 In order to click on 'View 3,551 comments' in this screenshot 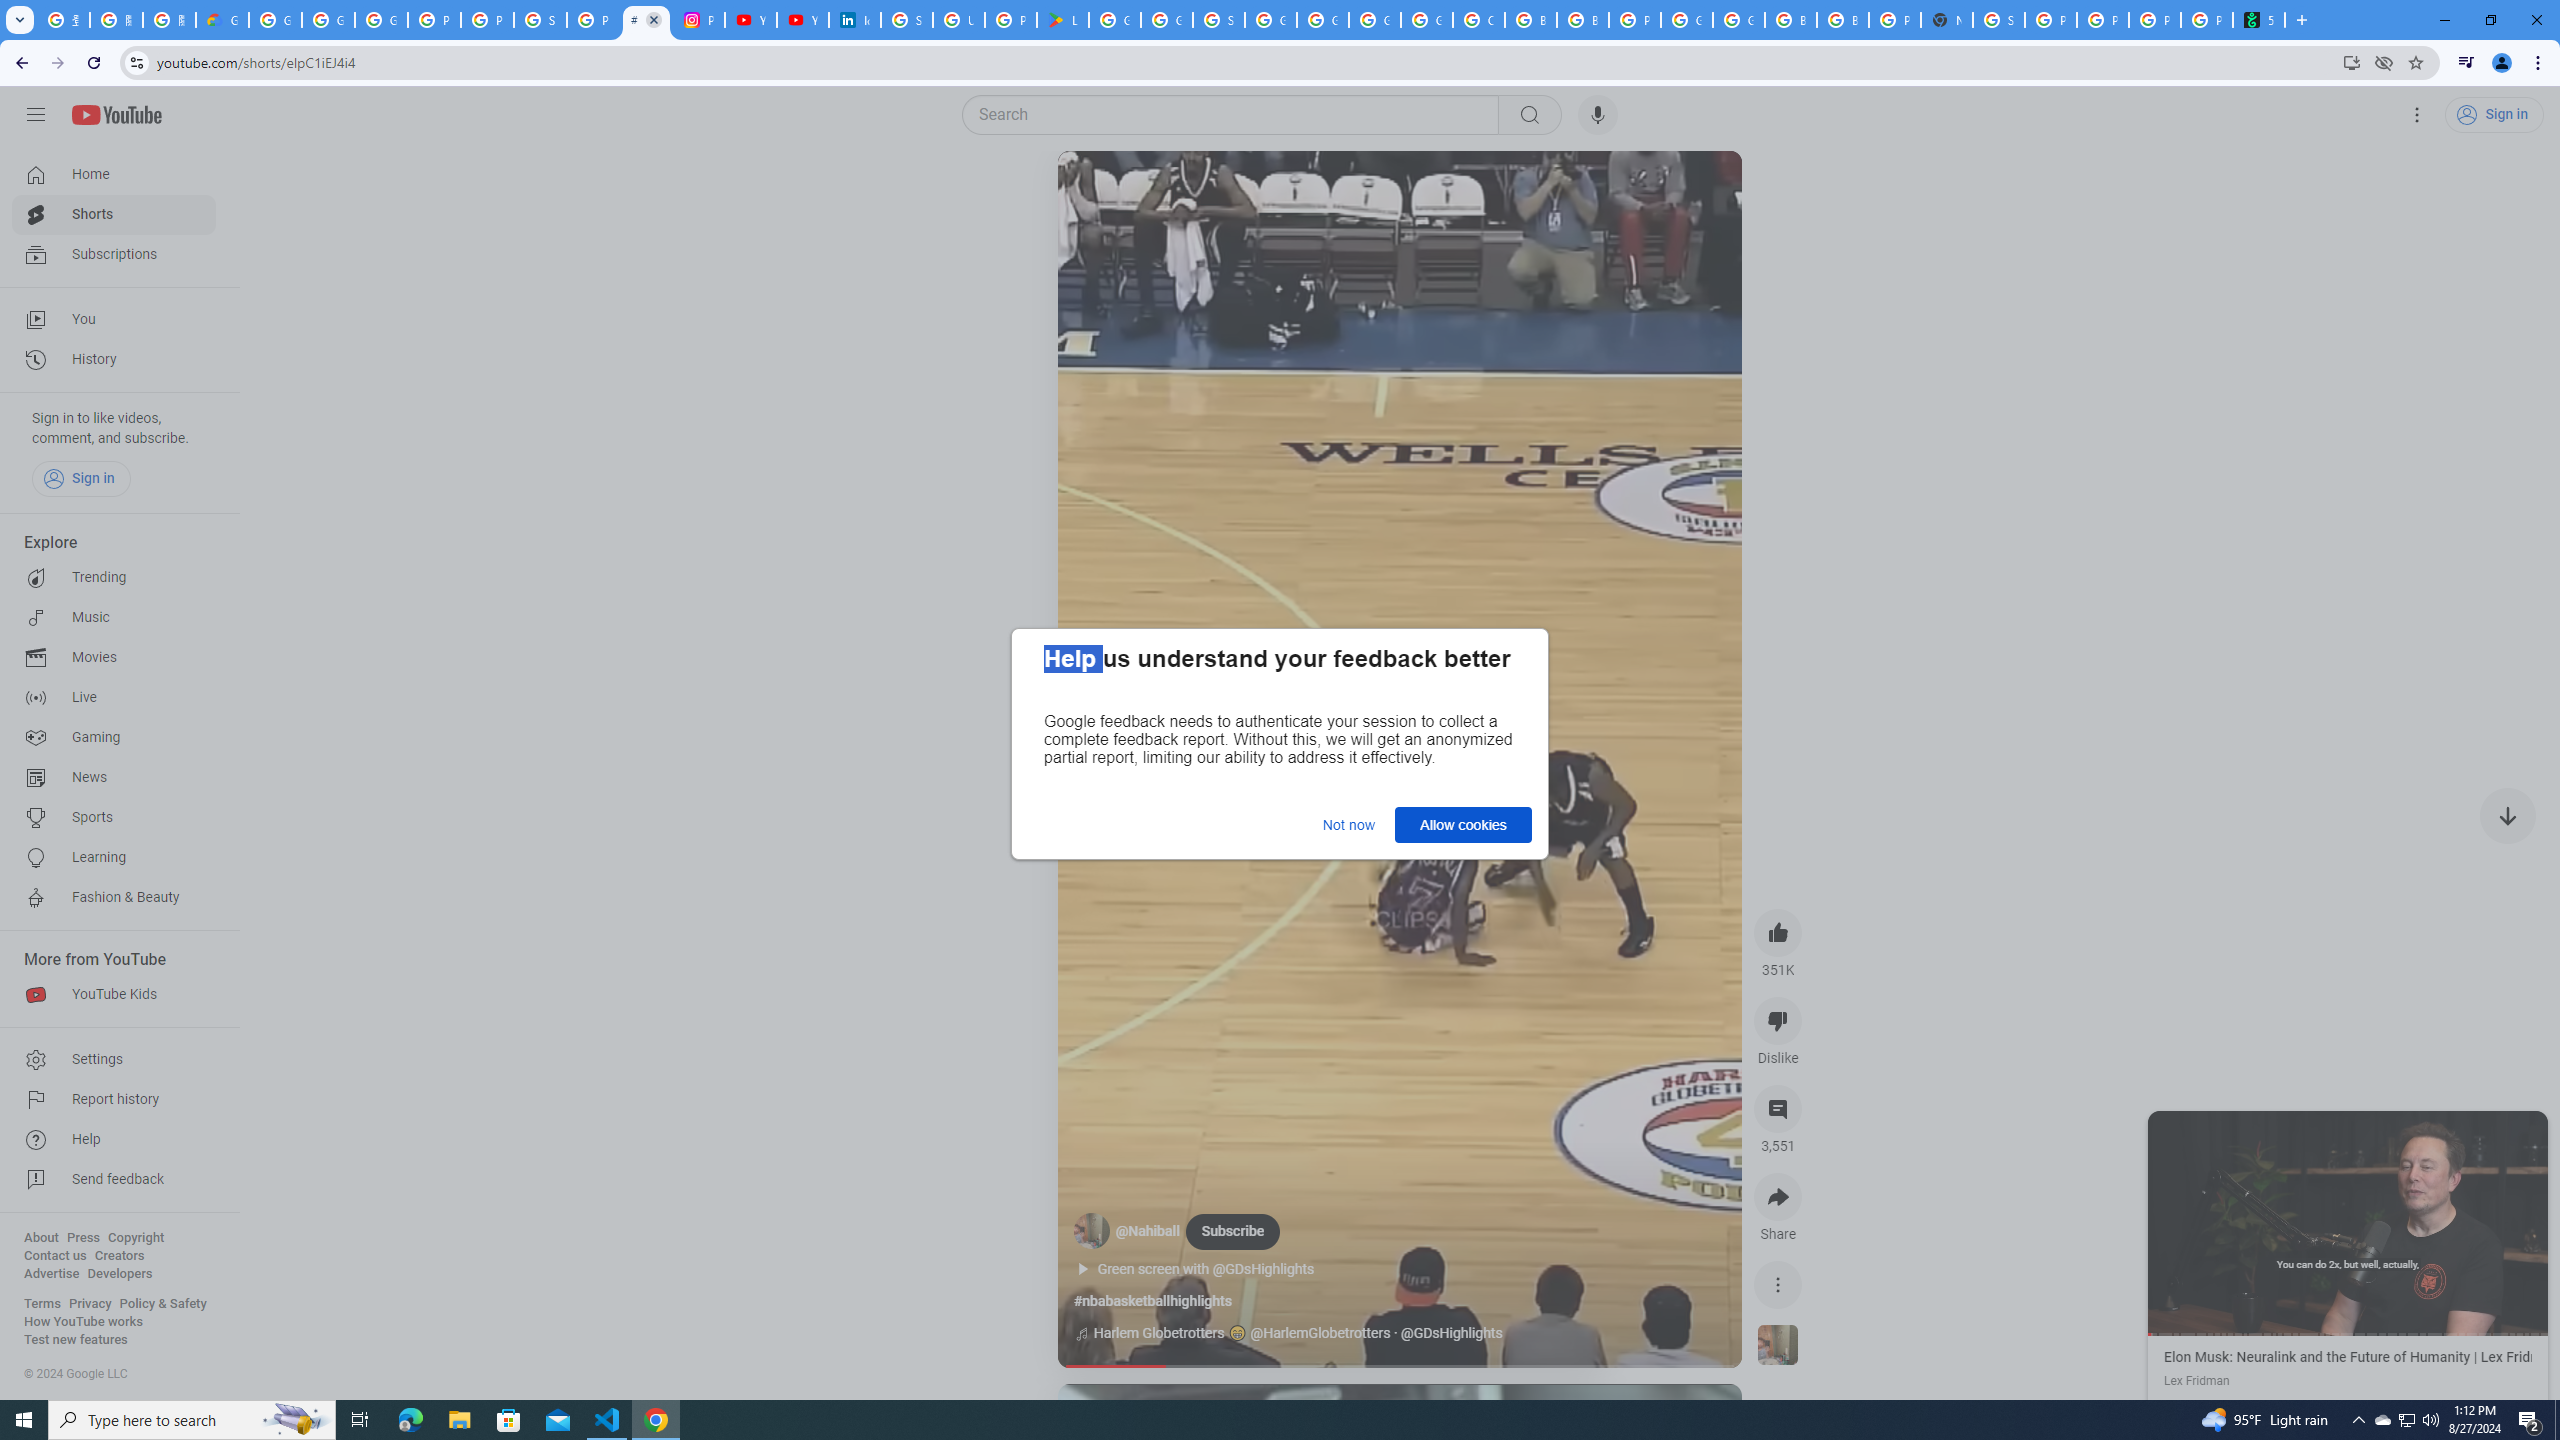, I will do `click(1777, 1107)`.